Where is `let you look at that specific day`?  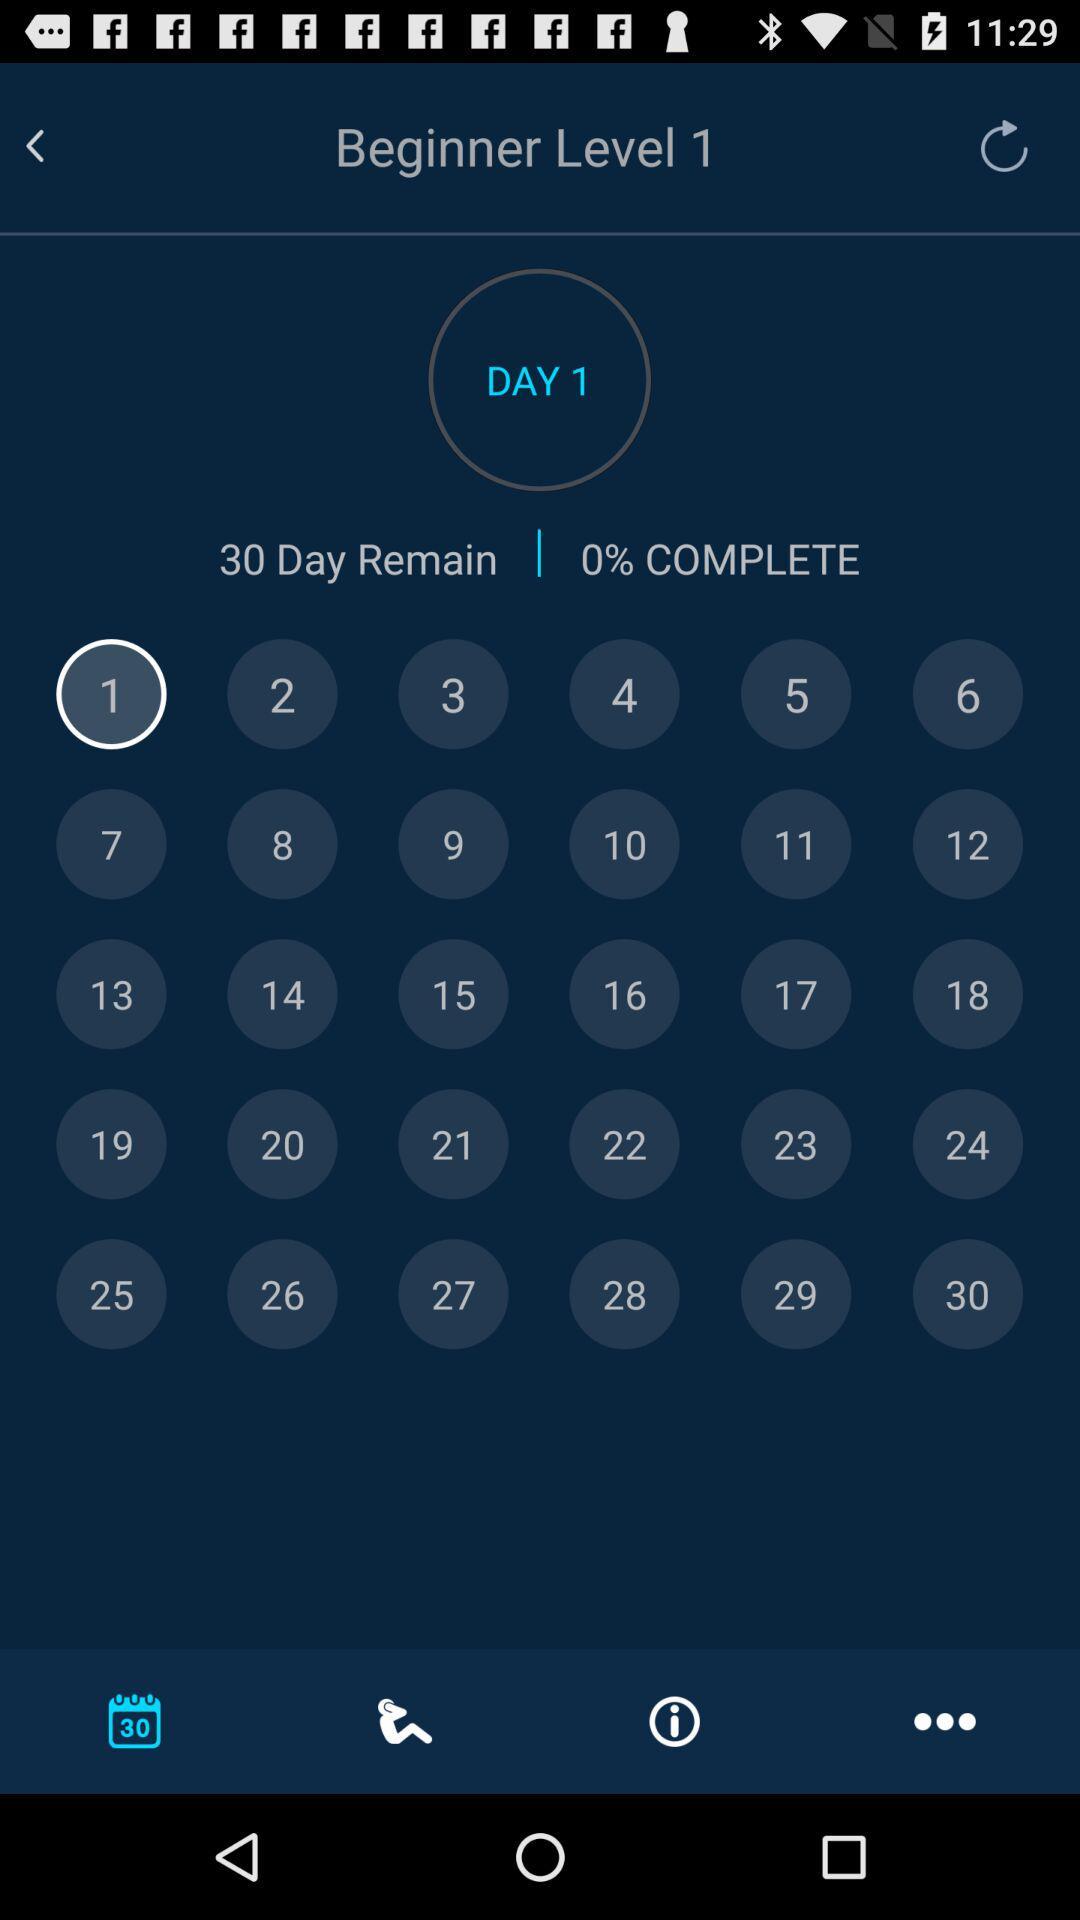
let you look at that specific day is located at coordinates (111, 844).